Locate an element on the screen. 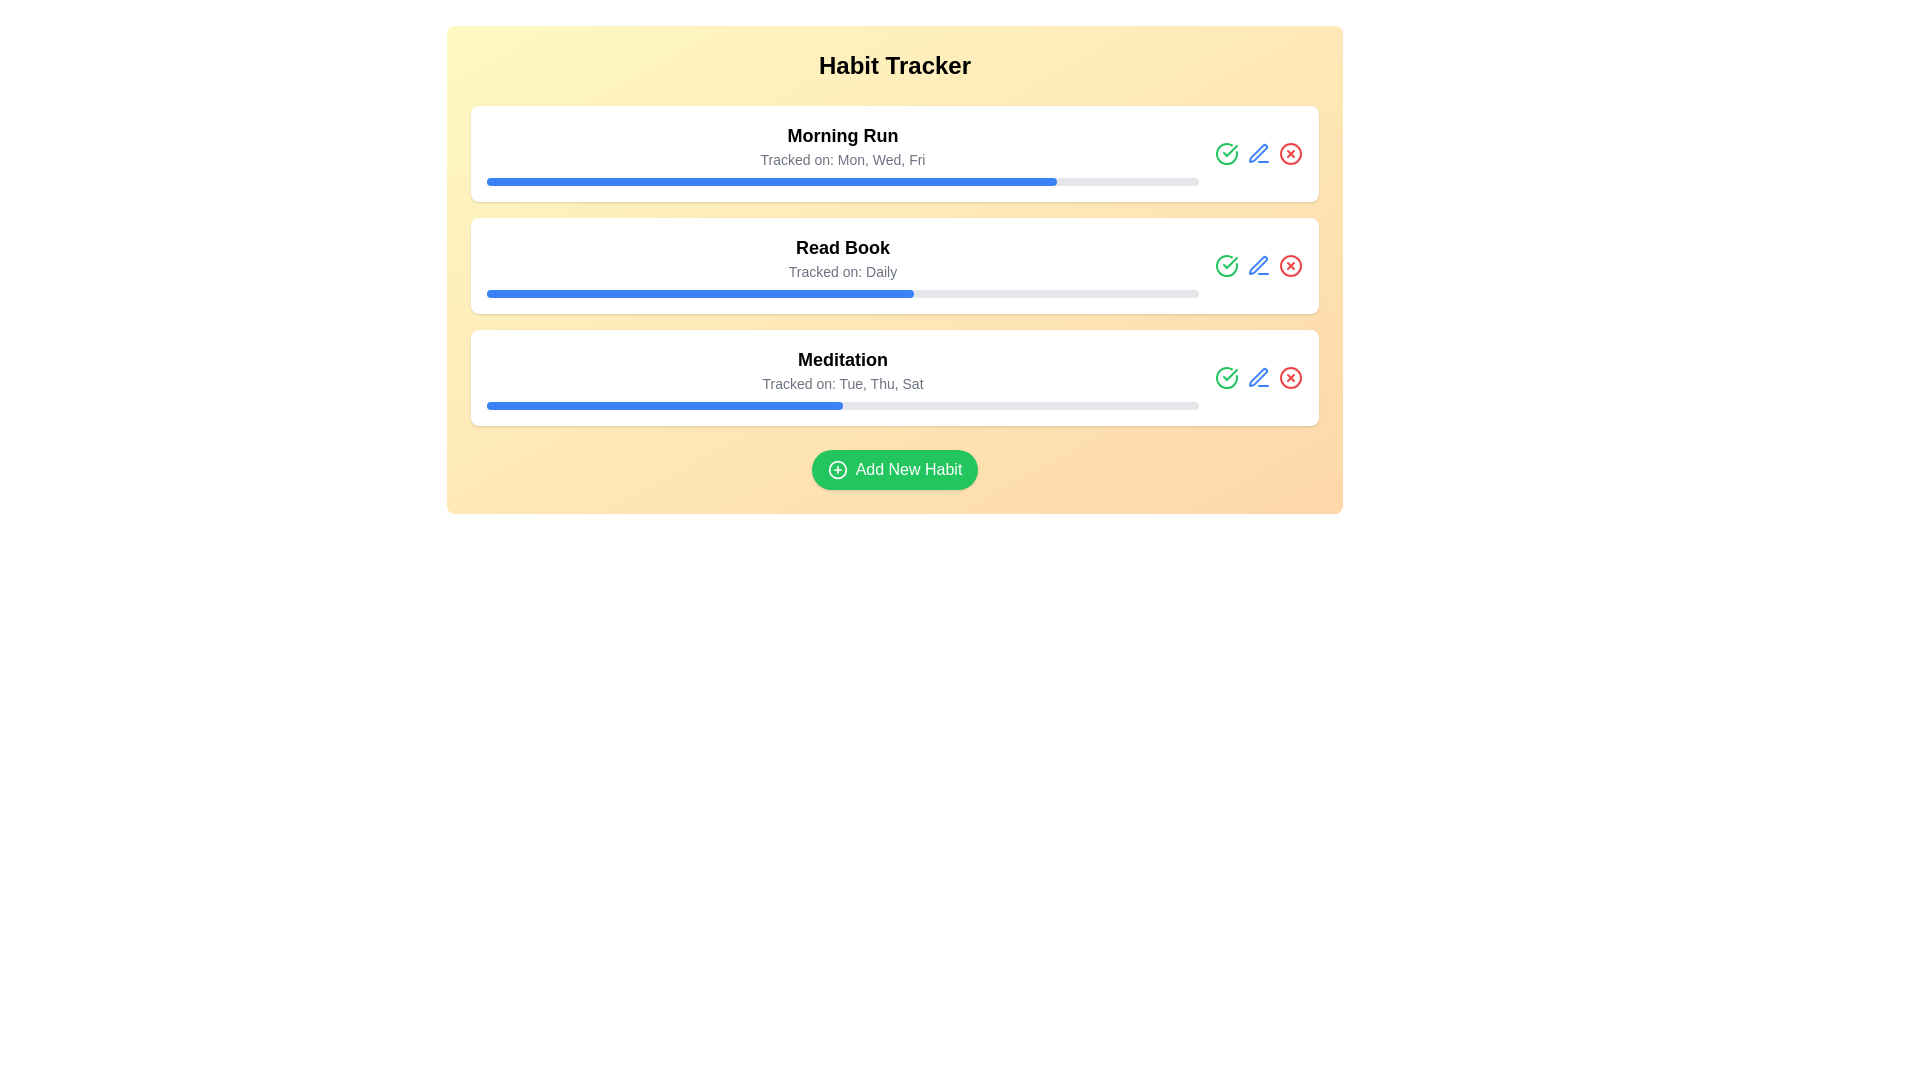 Image resolution: width=1920 pixels, height=1080 pixels. the circular delete button associated with the habit 'Read Book' located at the top right corner of the second row in the habit tracking list is located at coordinates (1291, 265).